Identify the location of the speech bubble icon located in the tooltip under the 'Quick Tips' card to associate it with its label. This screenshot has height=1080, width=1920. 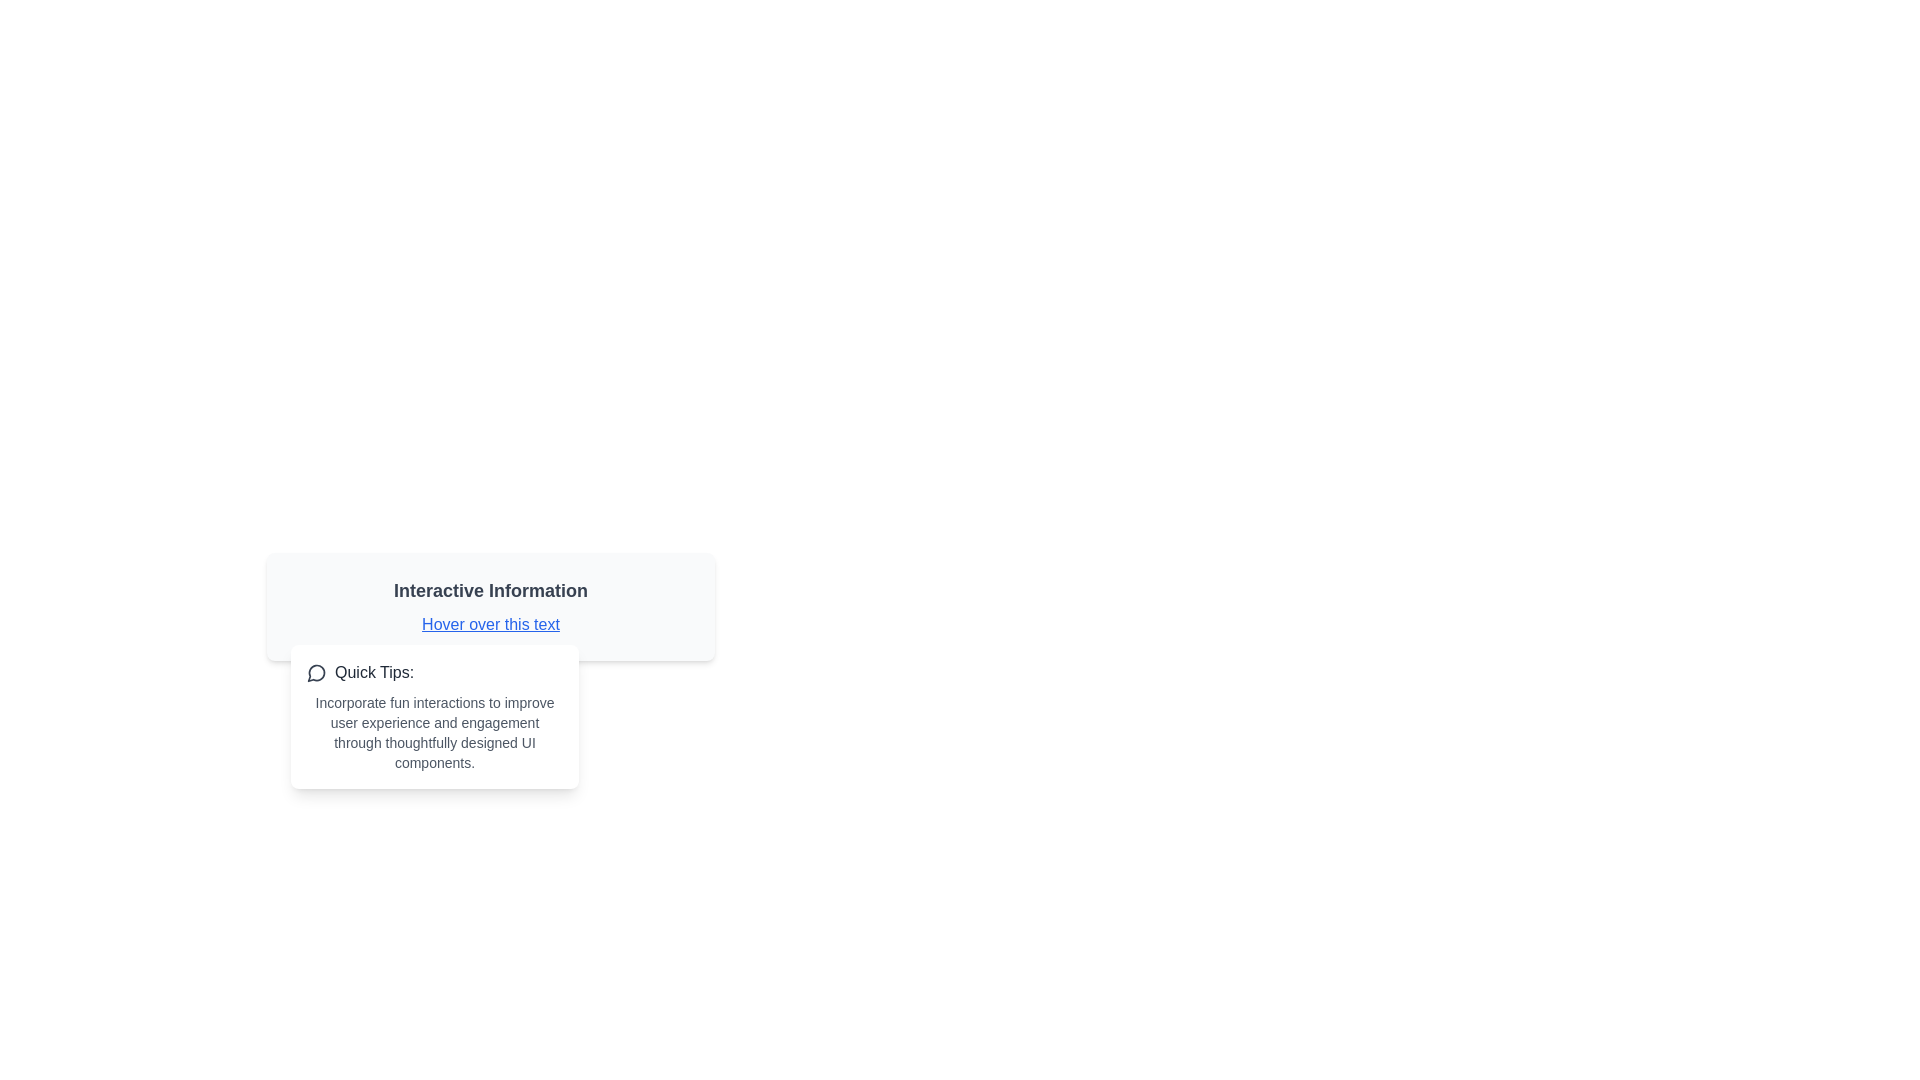
(315, 673).